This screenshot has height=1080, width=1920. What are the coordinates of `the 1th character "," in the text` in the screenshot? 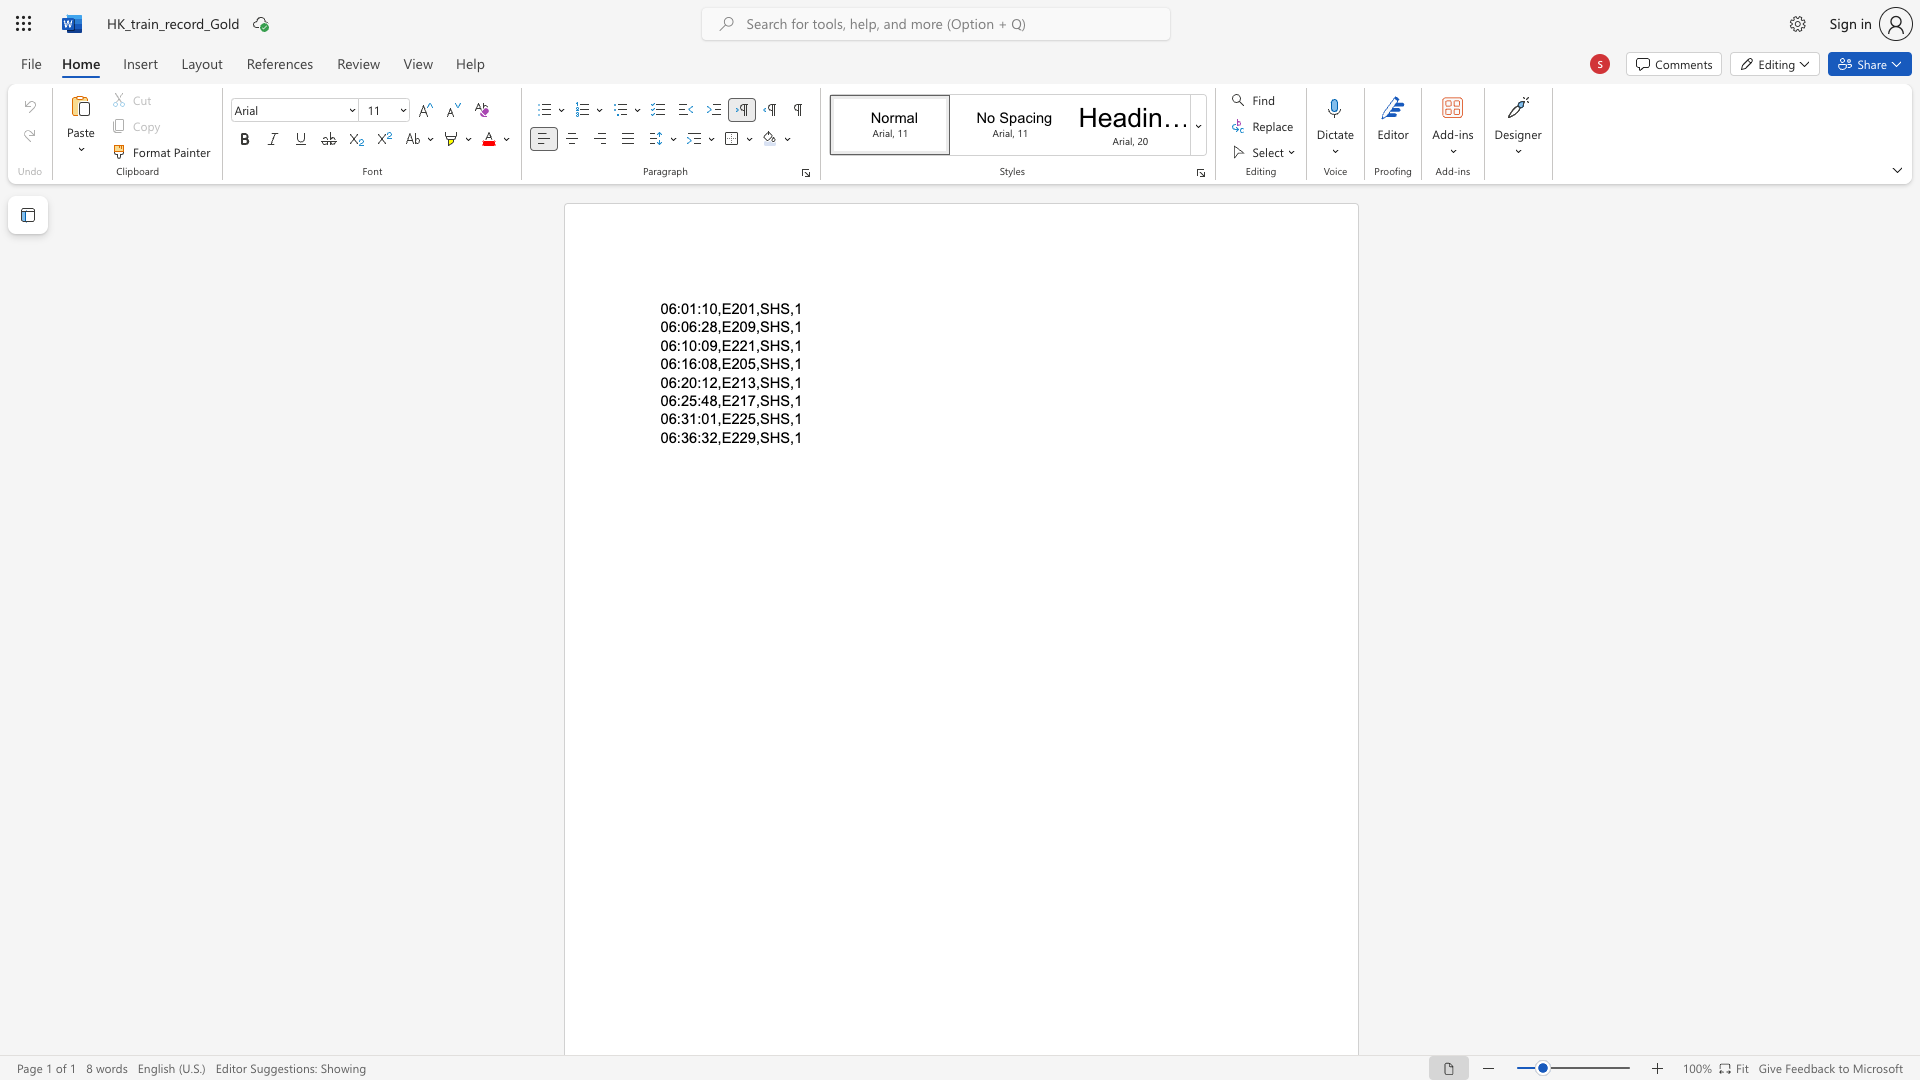 It's located at (719, 436).